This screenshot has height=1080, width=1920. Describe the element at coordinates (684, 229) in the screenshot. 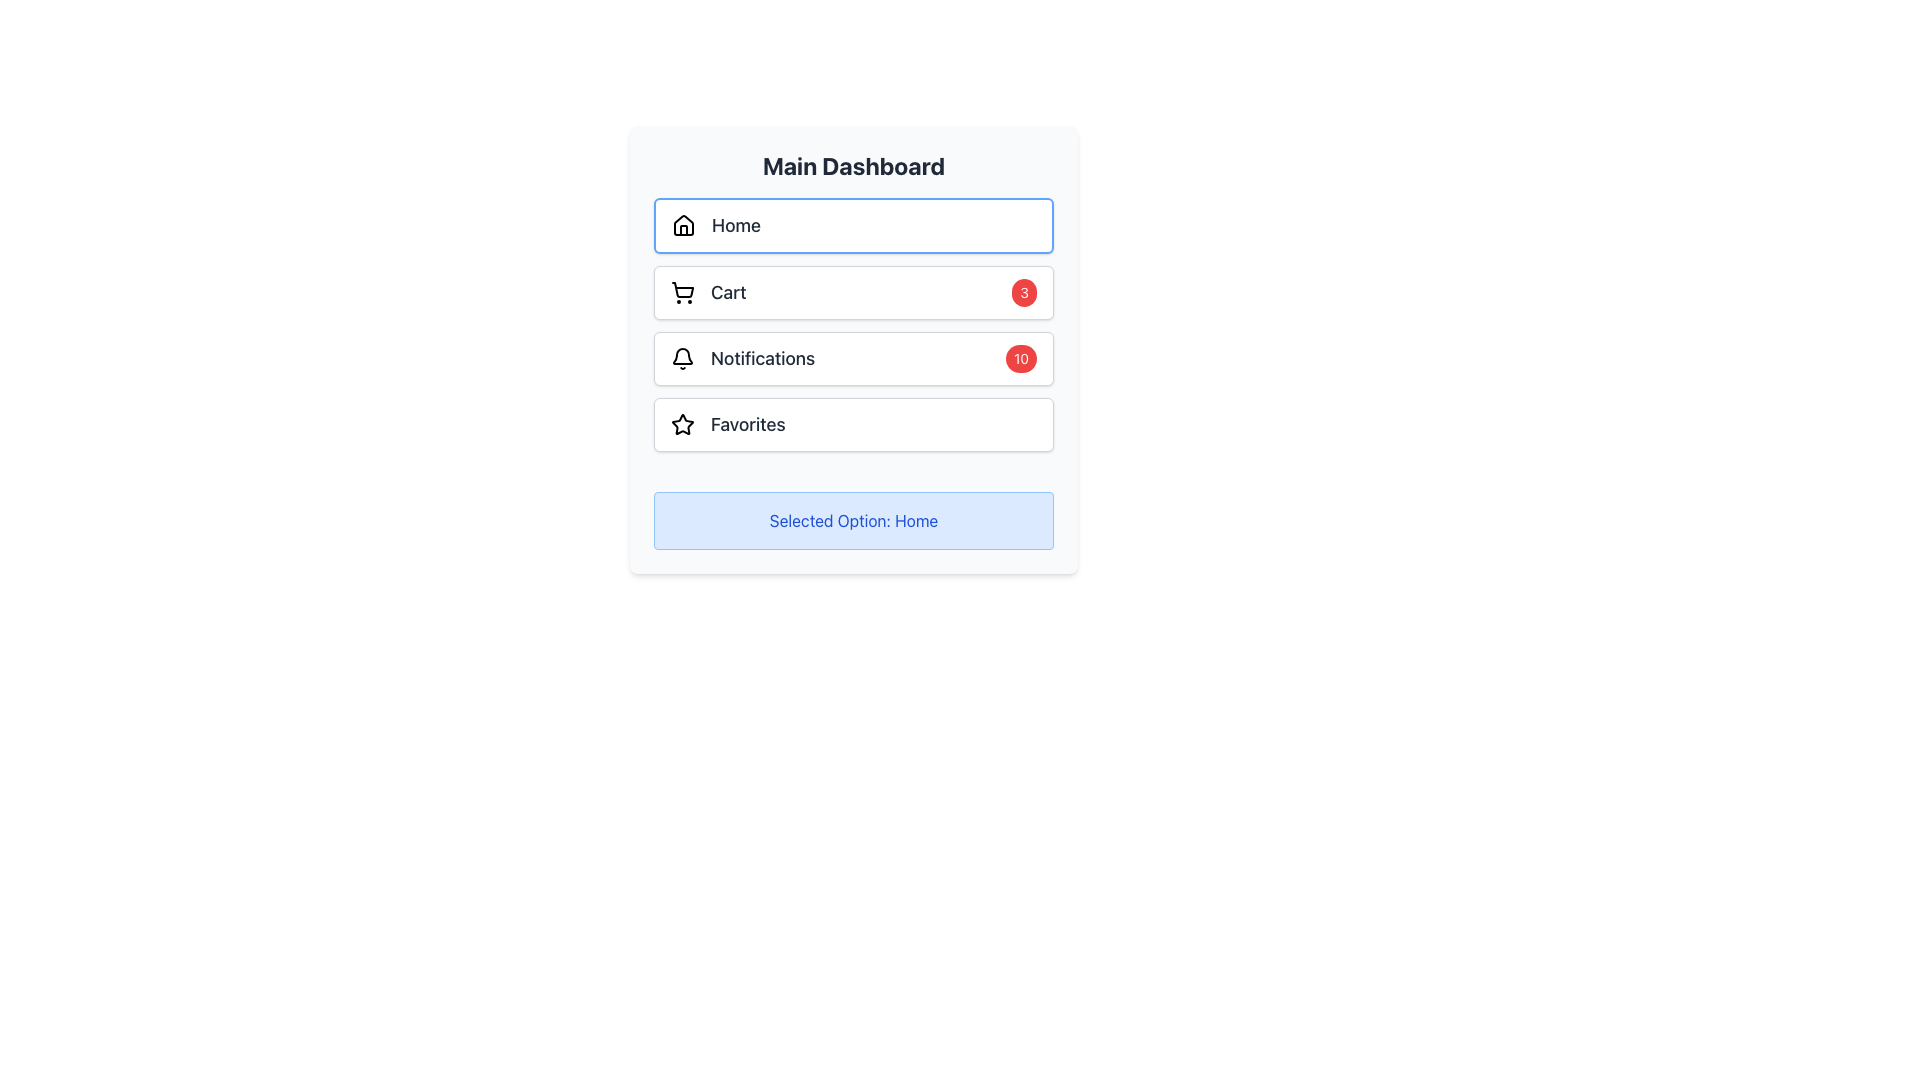

I see `the inner vertical rectangle of the house-shaped icon in the 'Home' option located in the top-left section of the interface` at that location.